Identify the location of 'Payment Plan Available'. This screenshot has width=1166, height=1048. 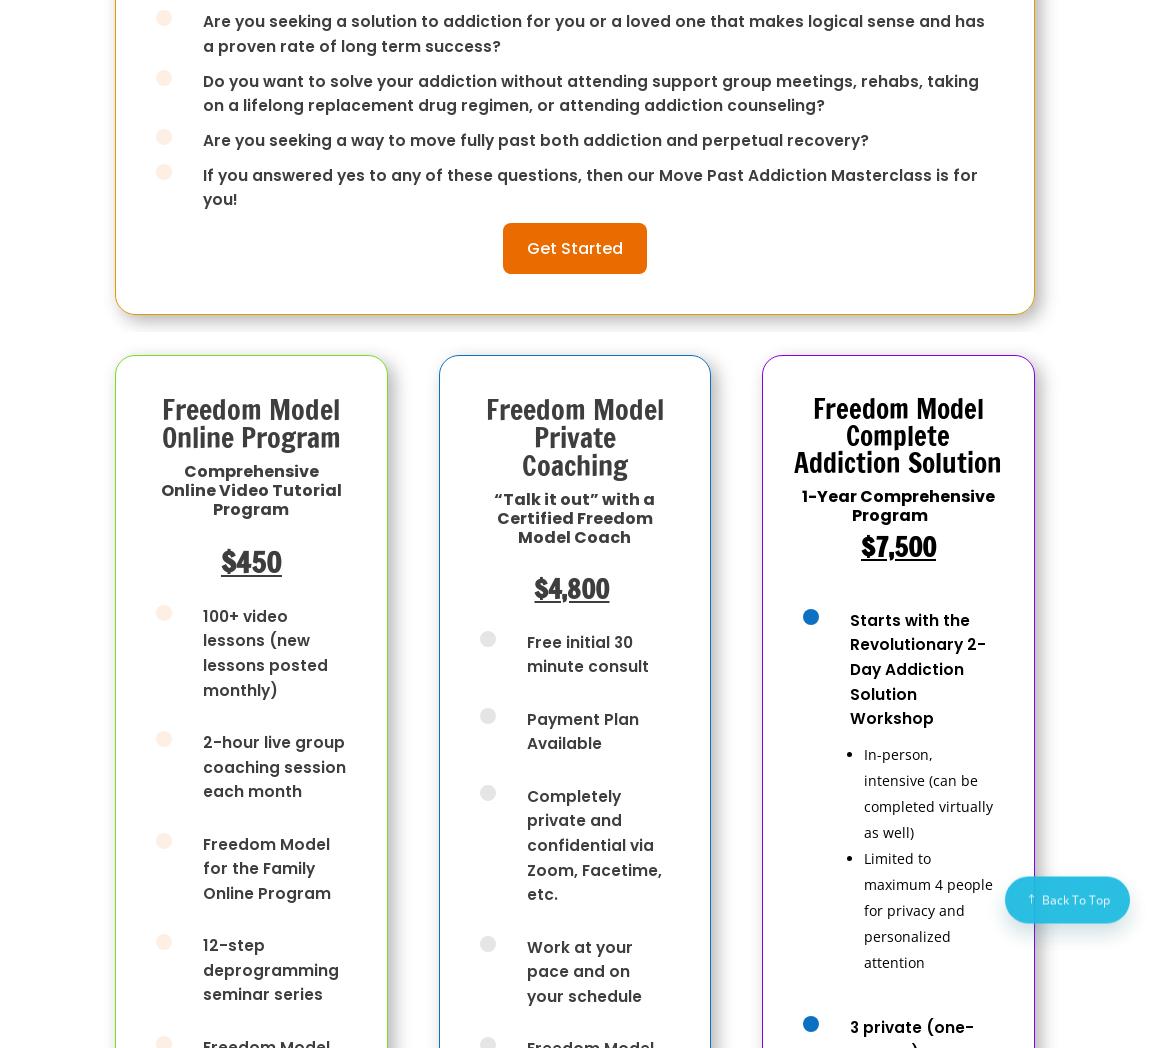
(580, 729).